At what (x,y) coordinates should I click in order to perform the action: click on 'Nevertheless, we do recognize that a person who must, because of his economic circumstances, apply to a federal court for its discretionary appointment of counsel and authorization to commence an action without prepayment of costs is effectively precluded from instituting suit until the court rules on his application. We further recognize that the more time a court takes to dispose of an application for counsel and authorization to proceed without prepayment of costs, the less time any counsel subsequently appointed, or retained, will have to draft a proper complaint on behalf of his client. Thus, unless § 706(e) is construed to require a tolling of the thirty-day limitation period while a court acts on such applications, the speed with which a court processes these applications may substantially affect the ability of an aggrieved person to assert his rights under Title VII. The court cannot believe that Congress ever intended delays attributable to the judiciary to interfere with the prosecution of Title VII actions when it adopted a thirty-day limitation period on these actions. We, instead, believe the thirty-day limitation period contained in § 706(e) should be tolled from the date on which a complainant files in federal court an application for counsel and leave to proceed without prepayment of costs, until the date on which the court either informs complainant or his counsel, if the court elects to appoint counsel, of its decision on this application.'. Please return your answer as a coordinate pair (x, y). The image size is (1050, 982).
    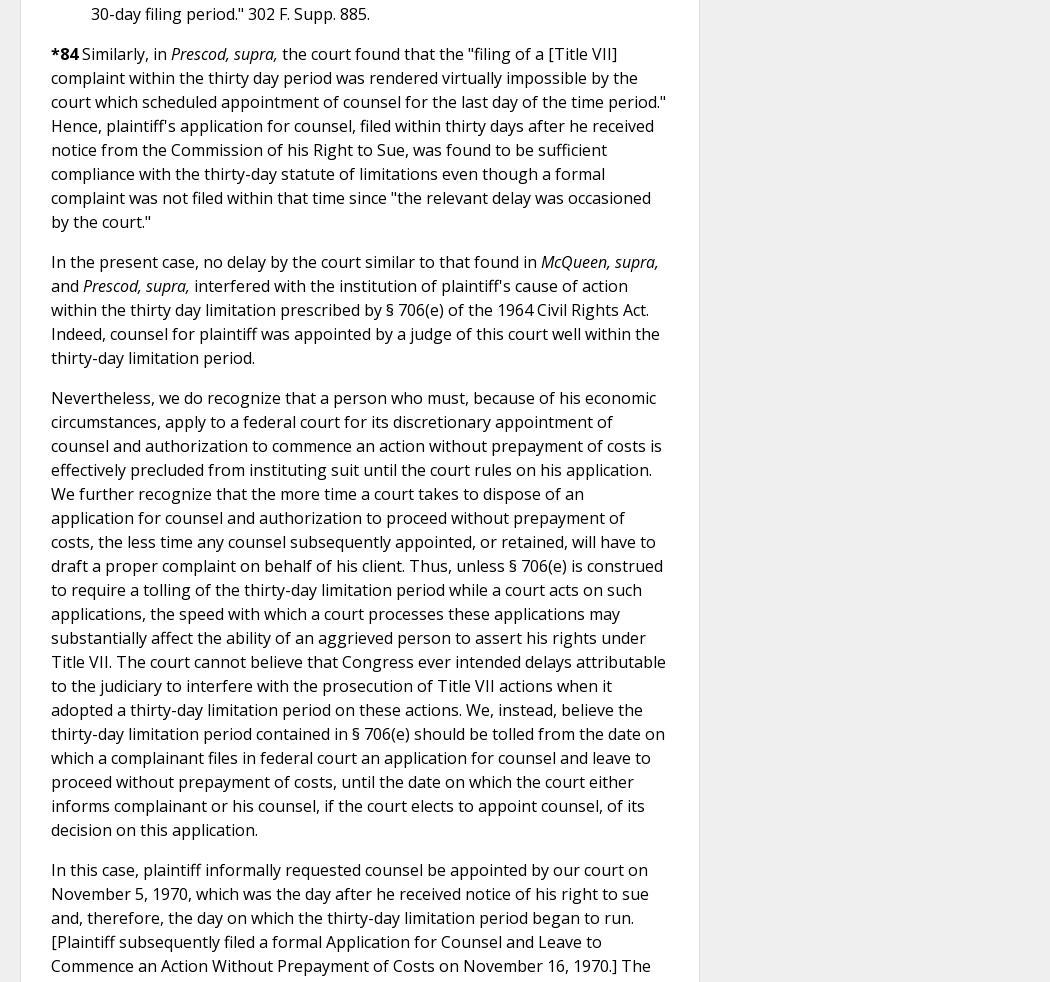
    Looking at the image, I should click on (357, 611).